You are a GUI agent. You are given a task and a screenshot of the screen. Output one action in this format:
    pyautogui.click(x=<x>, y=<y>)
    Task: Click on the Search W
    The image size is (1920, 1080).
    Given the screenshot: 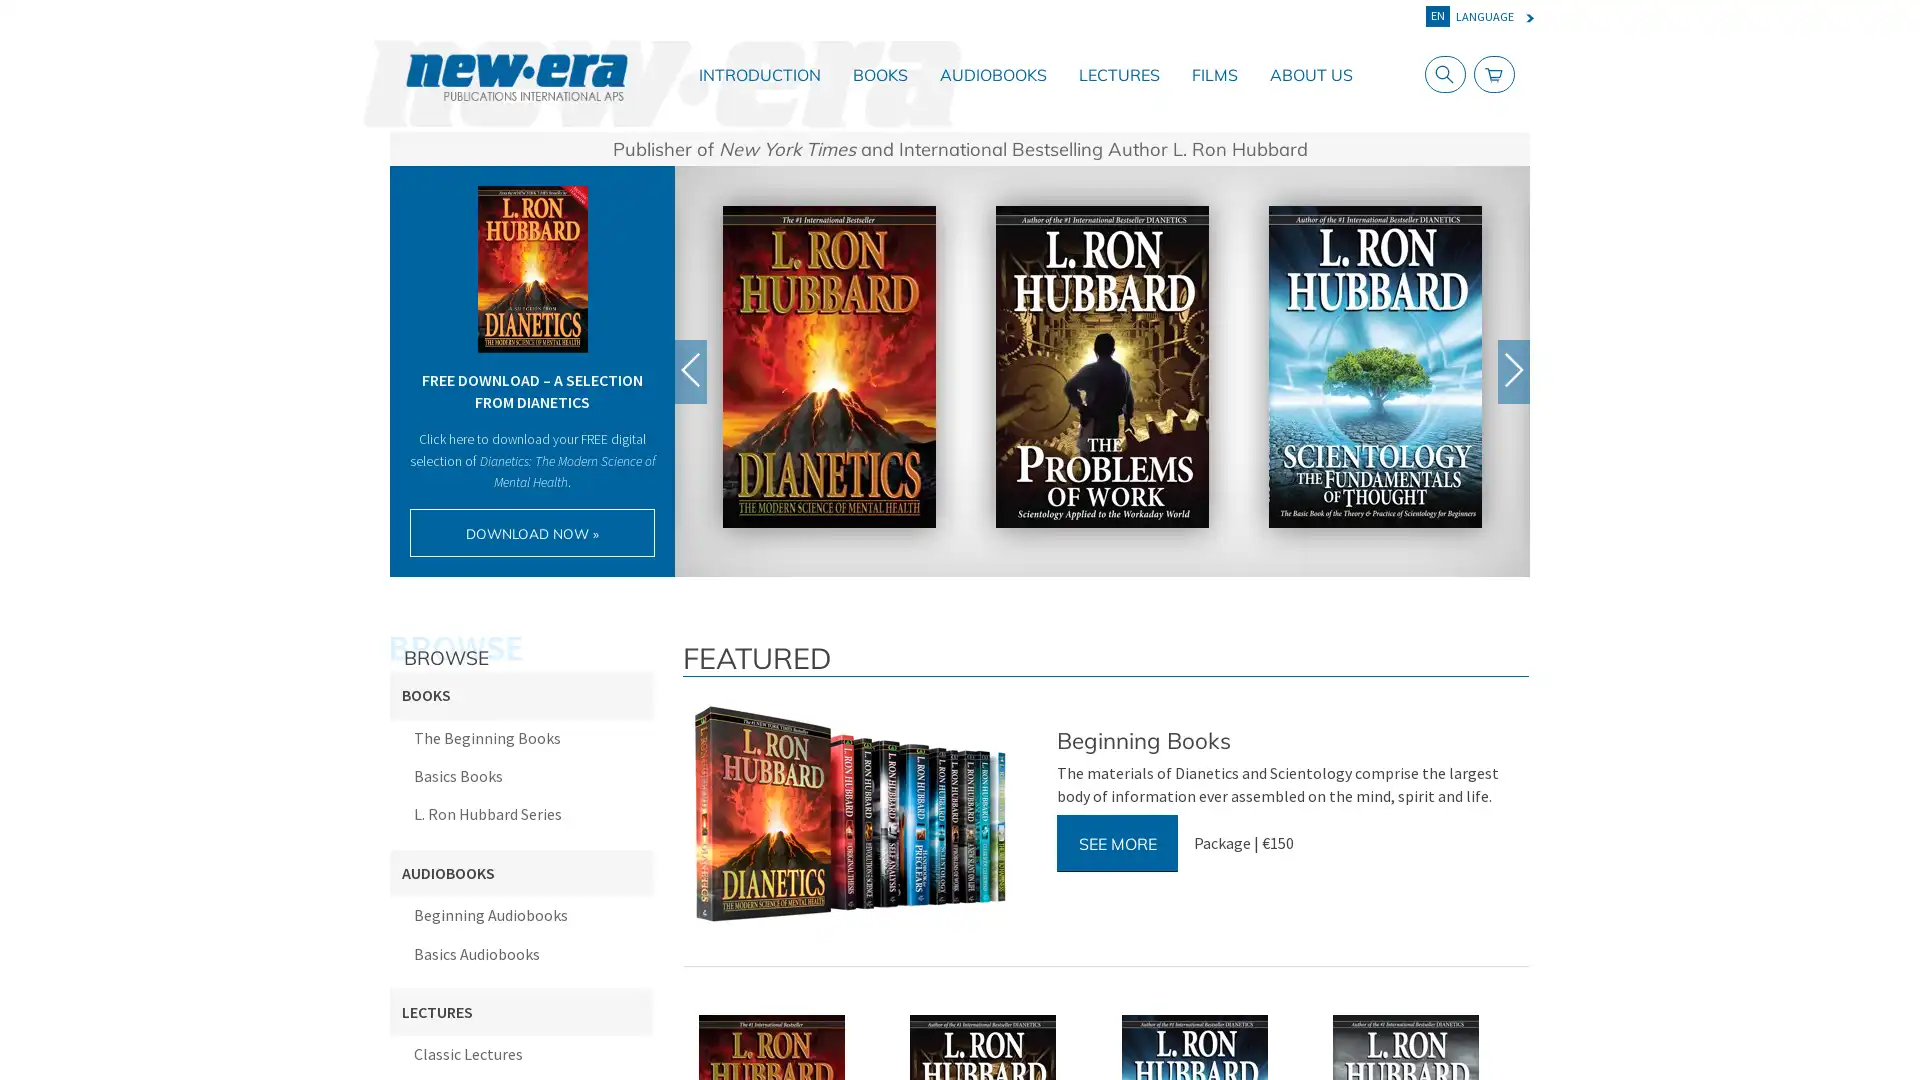 What is the action you would take?
    pyautogui.click(x=1440, y=73)
    